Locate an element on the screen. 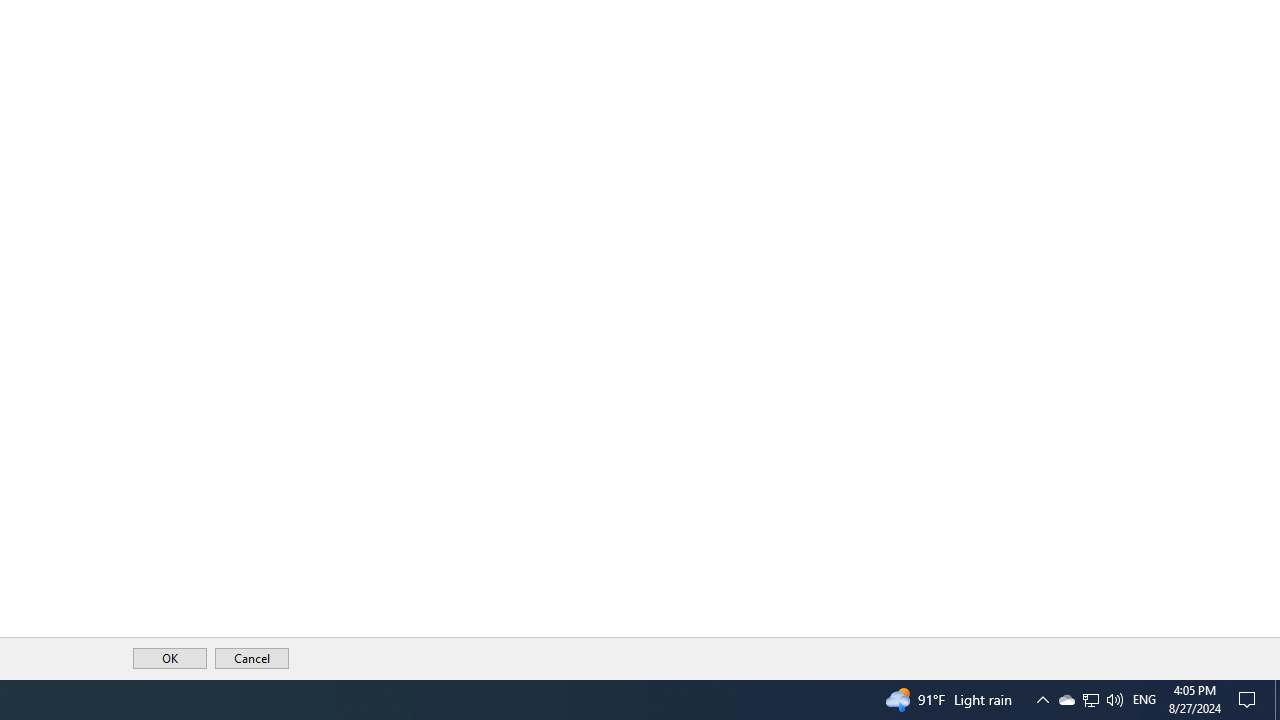 This screenshot has height=720, width=1280. 'User Promoted Notification Area' is located at coordinates (1089, 698).